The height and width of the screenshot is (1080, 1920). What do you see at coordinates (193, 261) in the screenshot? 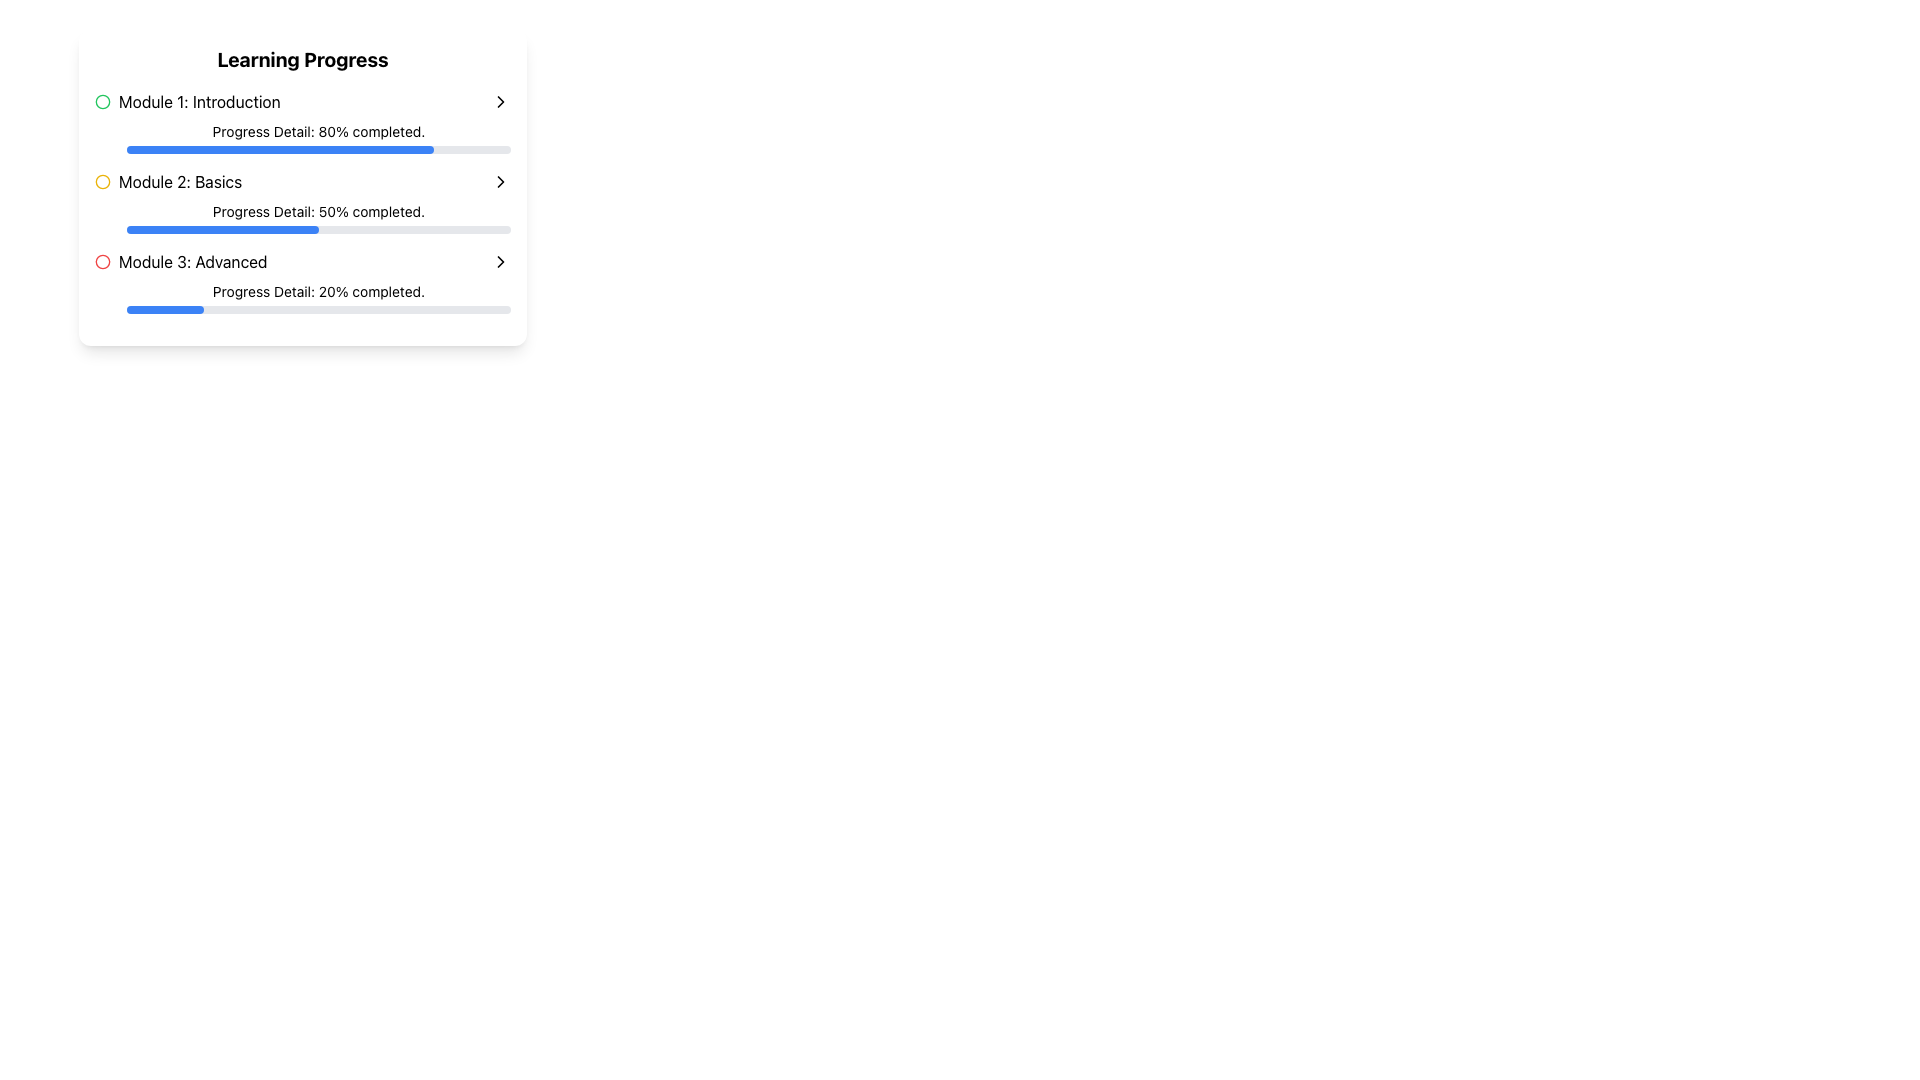
I see `the text label displaying 'Module 3: Advanced', which is located in the lower portion of the learning modules list and is styled with a clear black font` at bounding box center [193, 261].